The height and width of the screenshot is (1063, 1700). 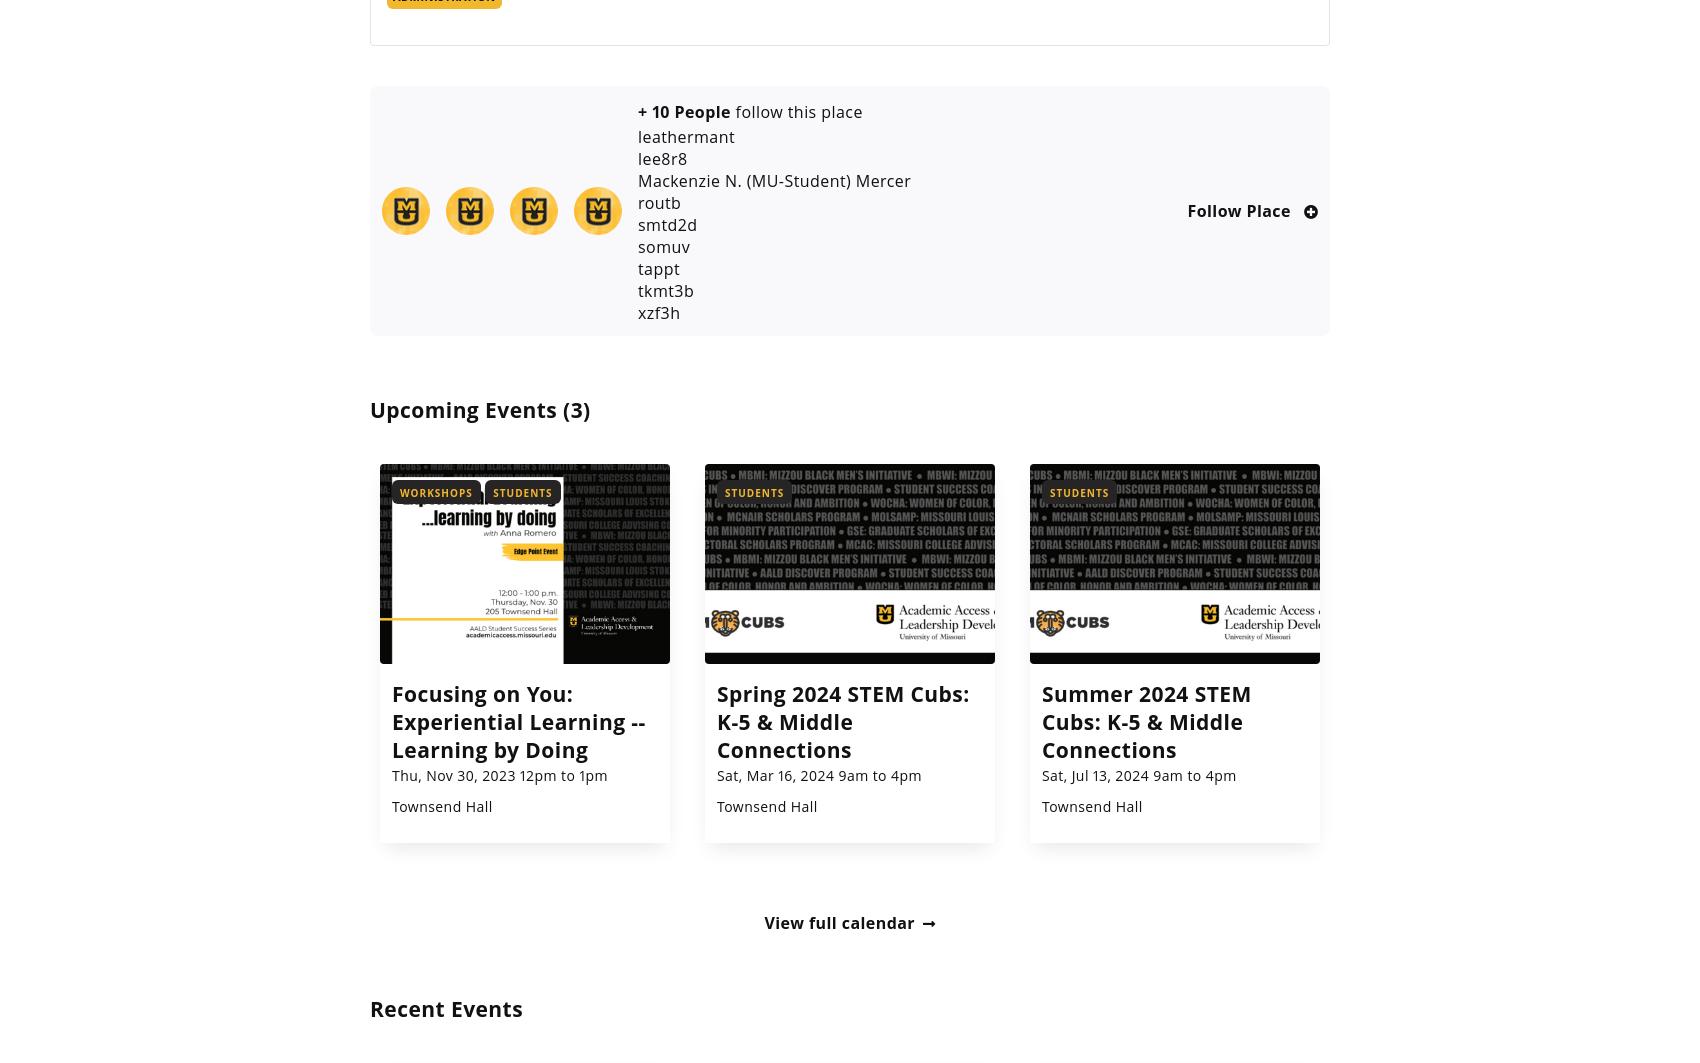 What do you see at coordinates (658, 311) in the screenshot?
I see `'xzf3h'` at bounding box center [658, 311].